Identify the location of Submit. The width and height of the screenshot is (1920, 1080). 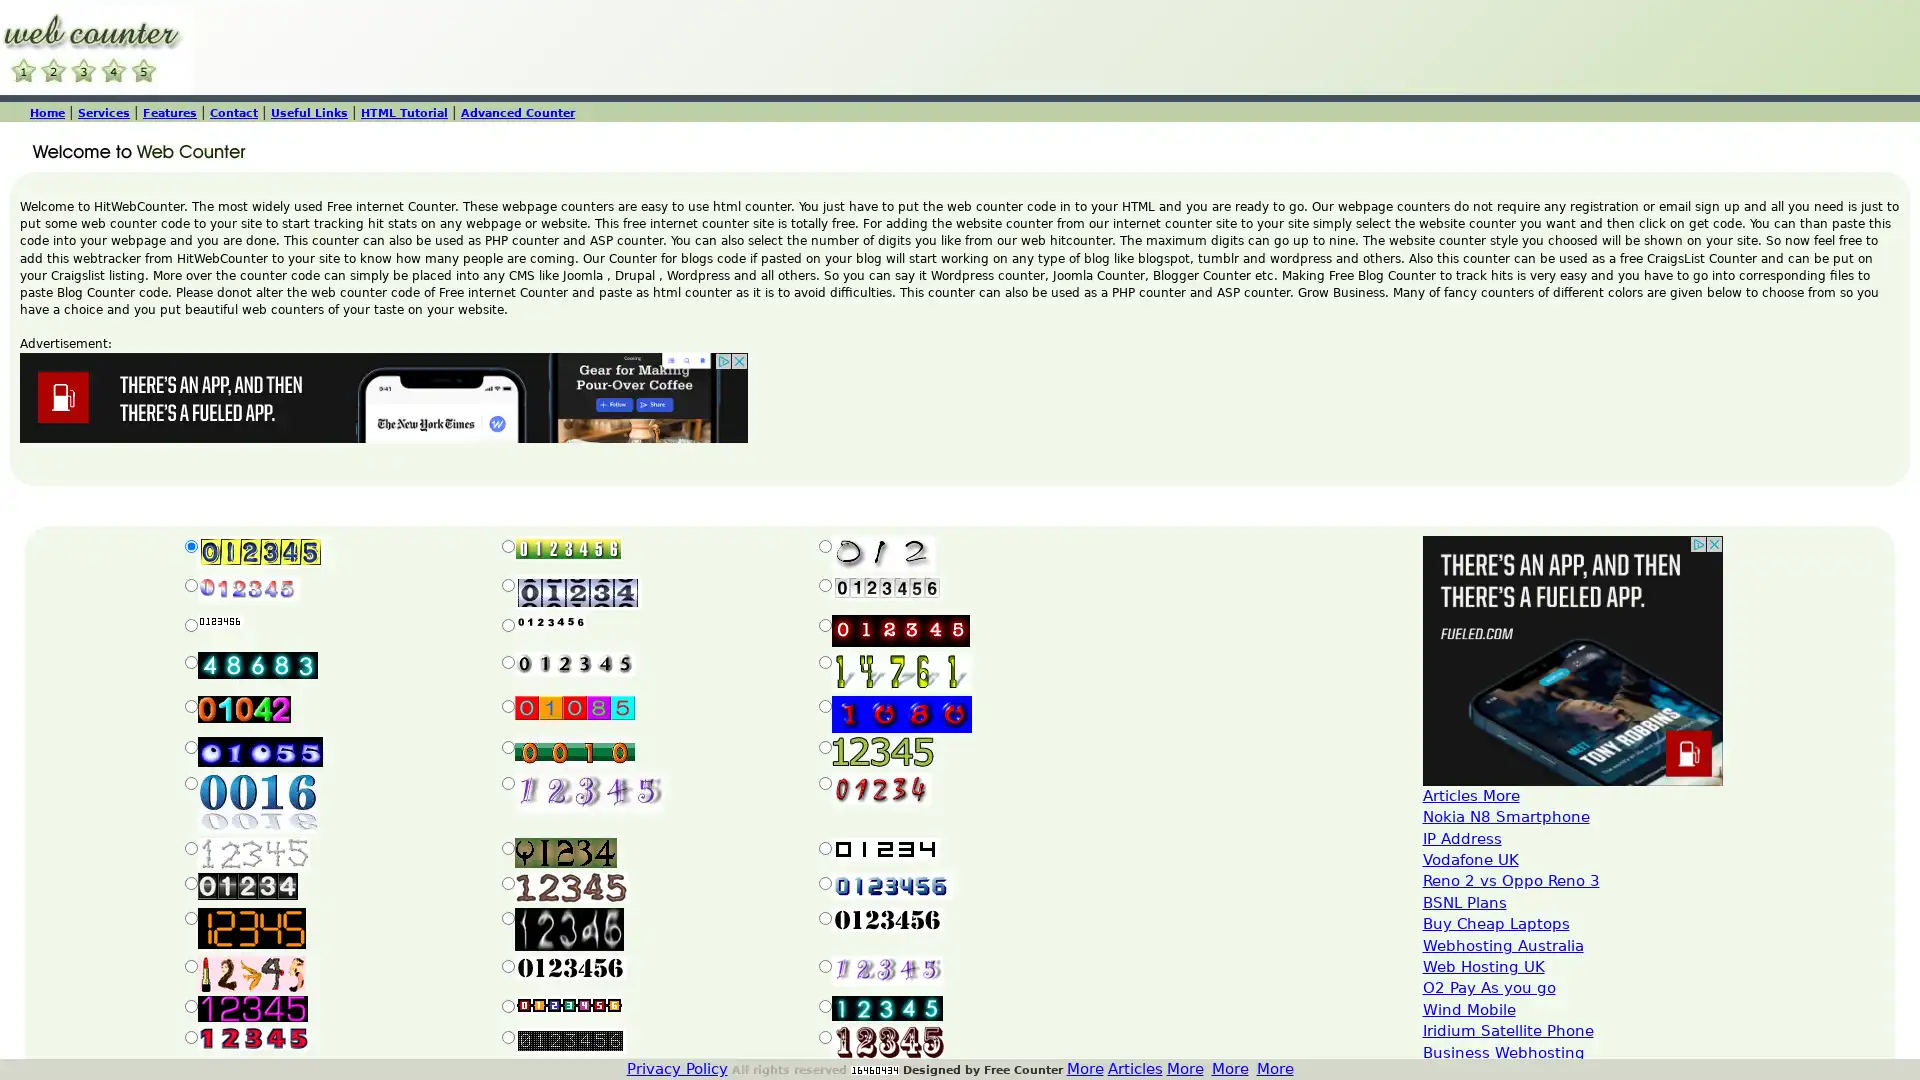
(570, 886).